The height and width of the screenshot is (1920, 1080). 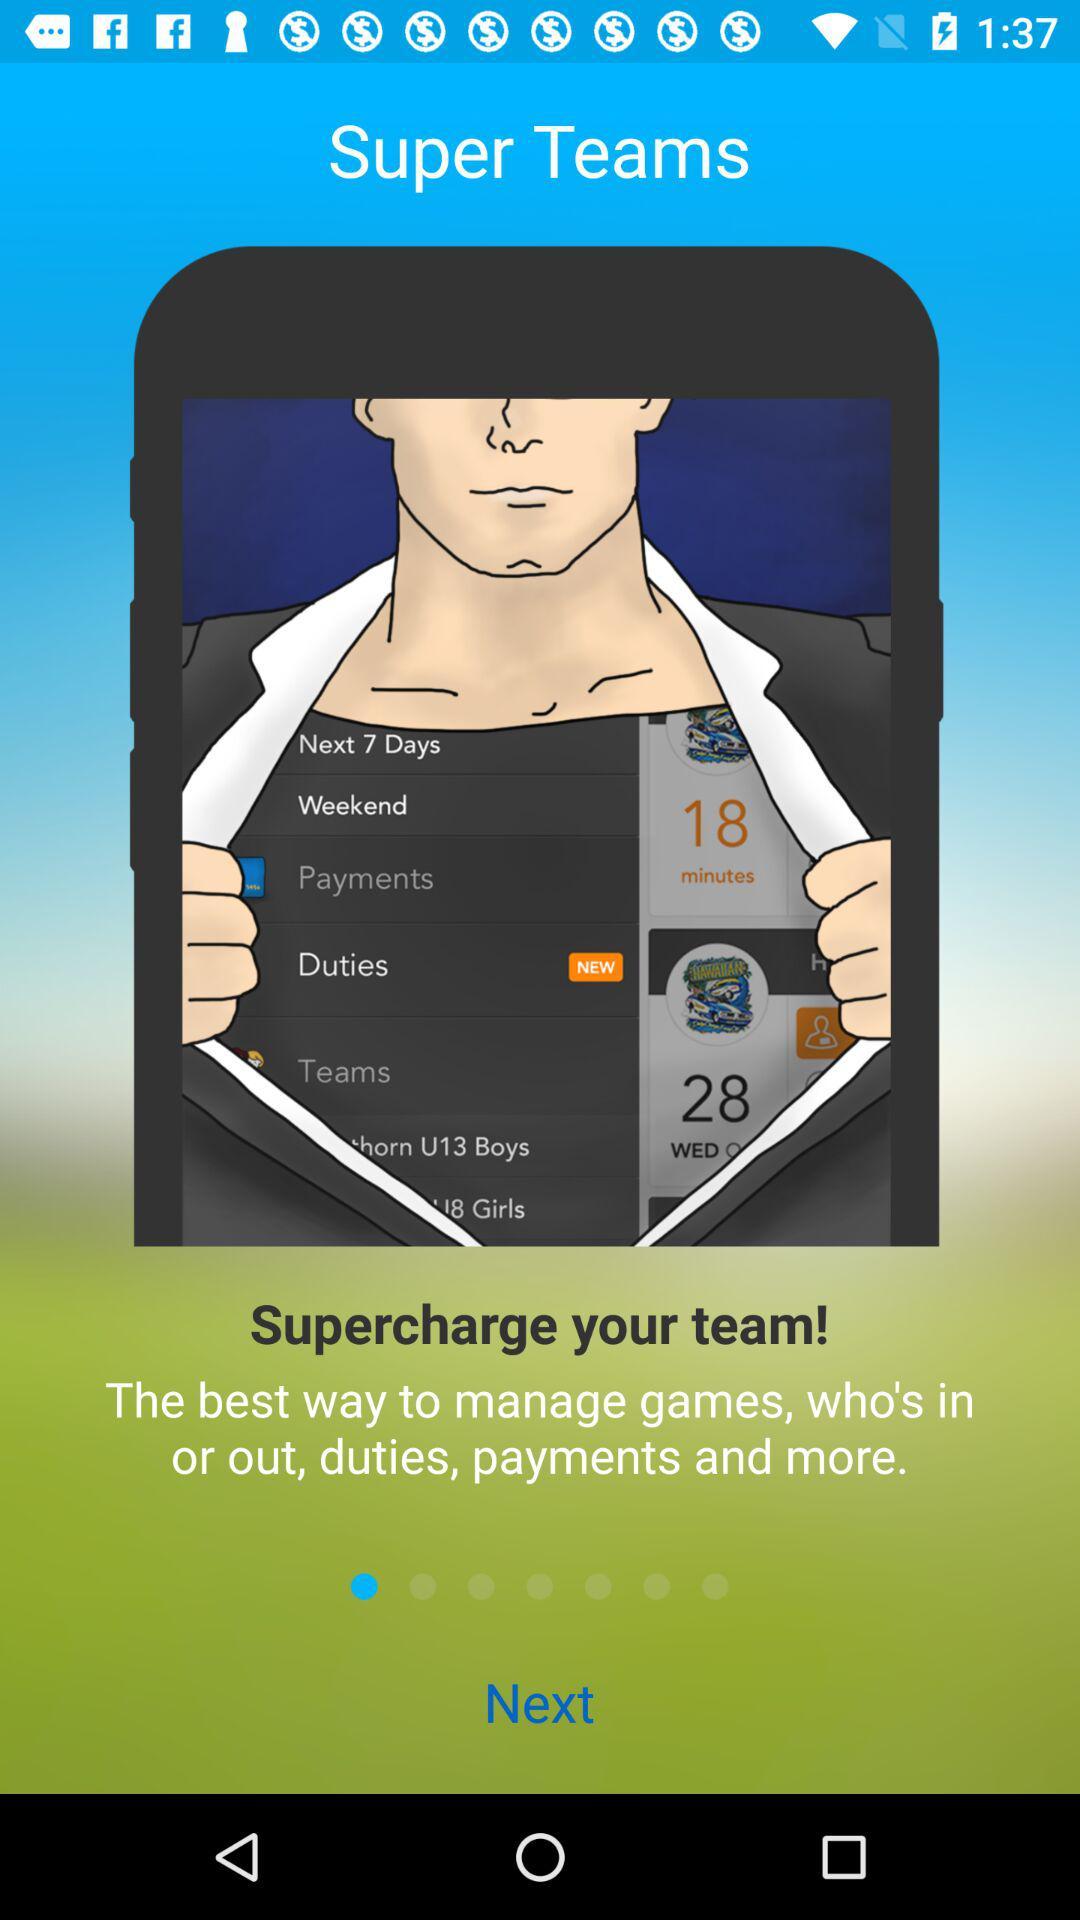 What do you see at coordinates (656, 1585) in the screenshot?
I see `6th button` at bounding box center [656, 1585].